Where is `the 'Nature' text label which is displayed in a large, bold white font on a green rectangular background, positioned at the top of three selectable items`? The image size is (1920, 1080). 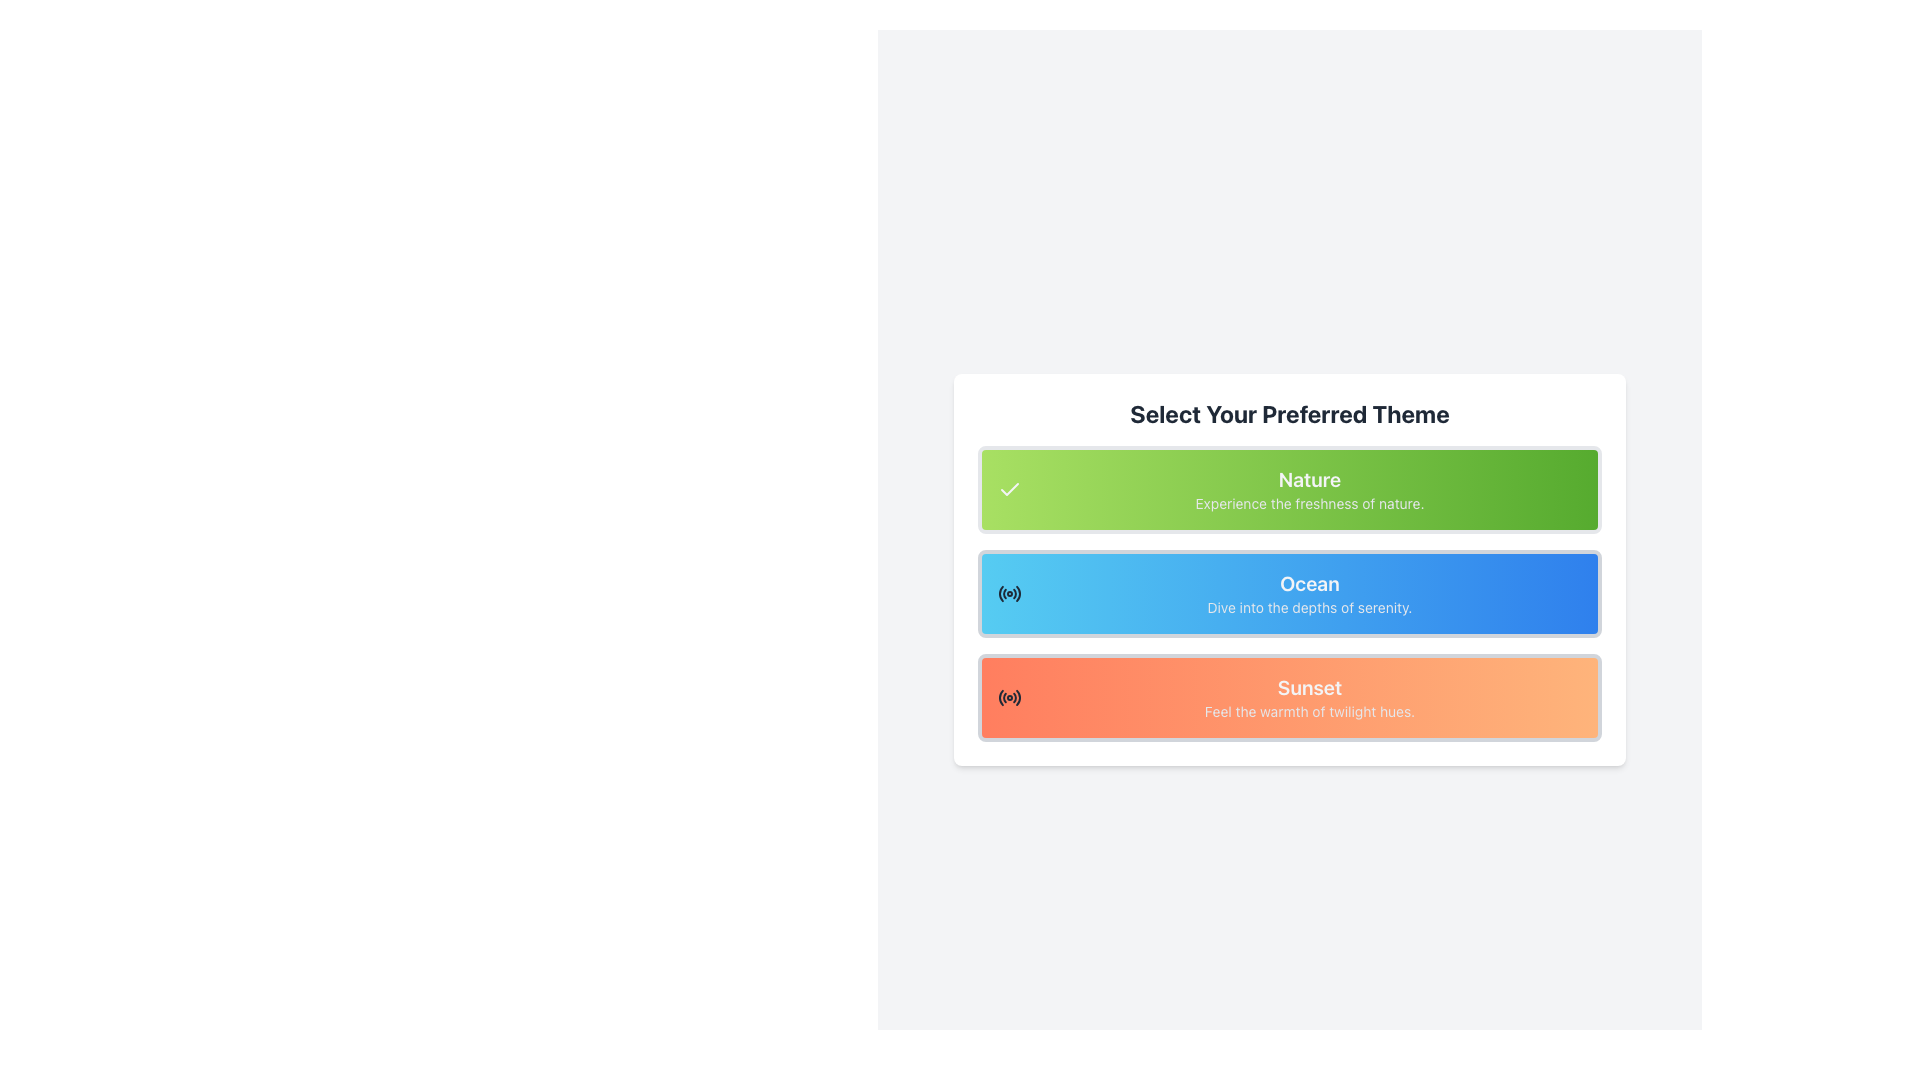
the 'Nature' text label which is displayed in a large, bold white font on a green rectangular background, positioned at the top of three selectable items is located at coordinates (1310, 479).